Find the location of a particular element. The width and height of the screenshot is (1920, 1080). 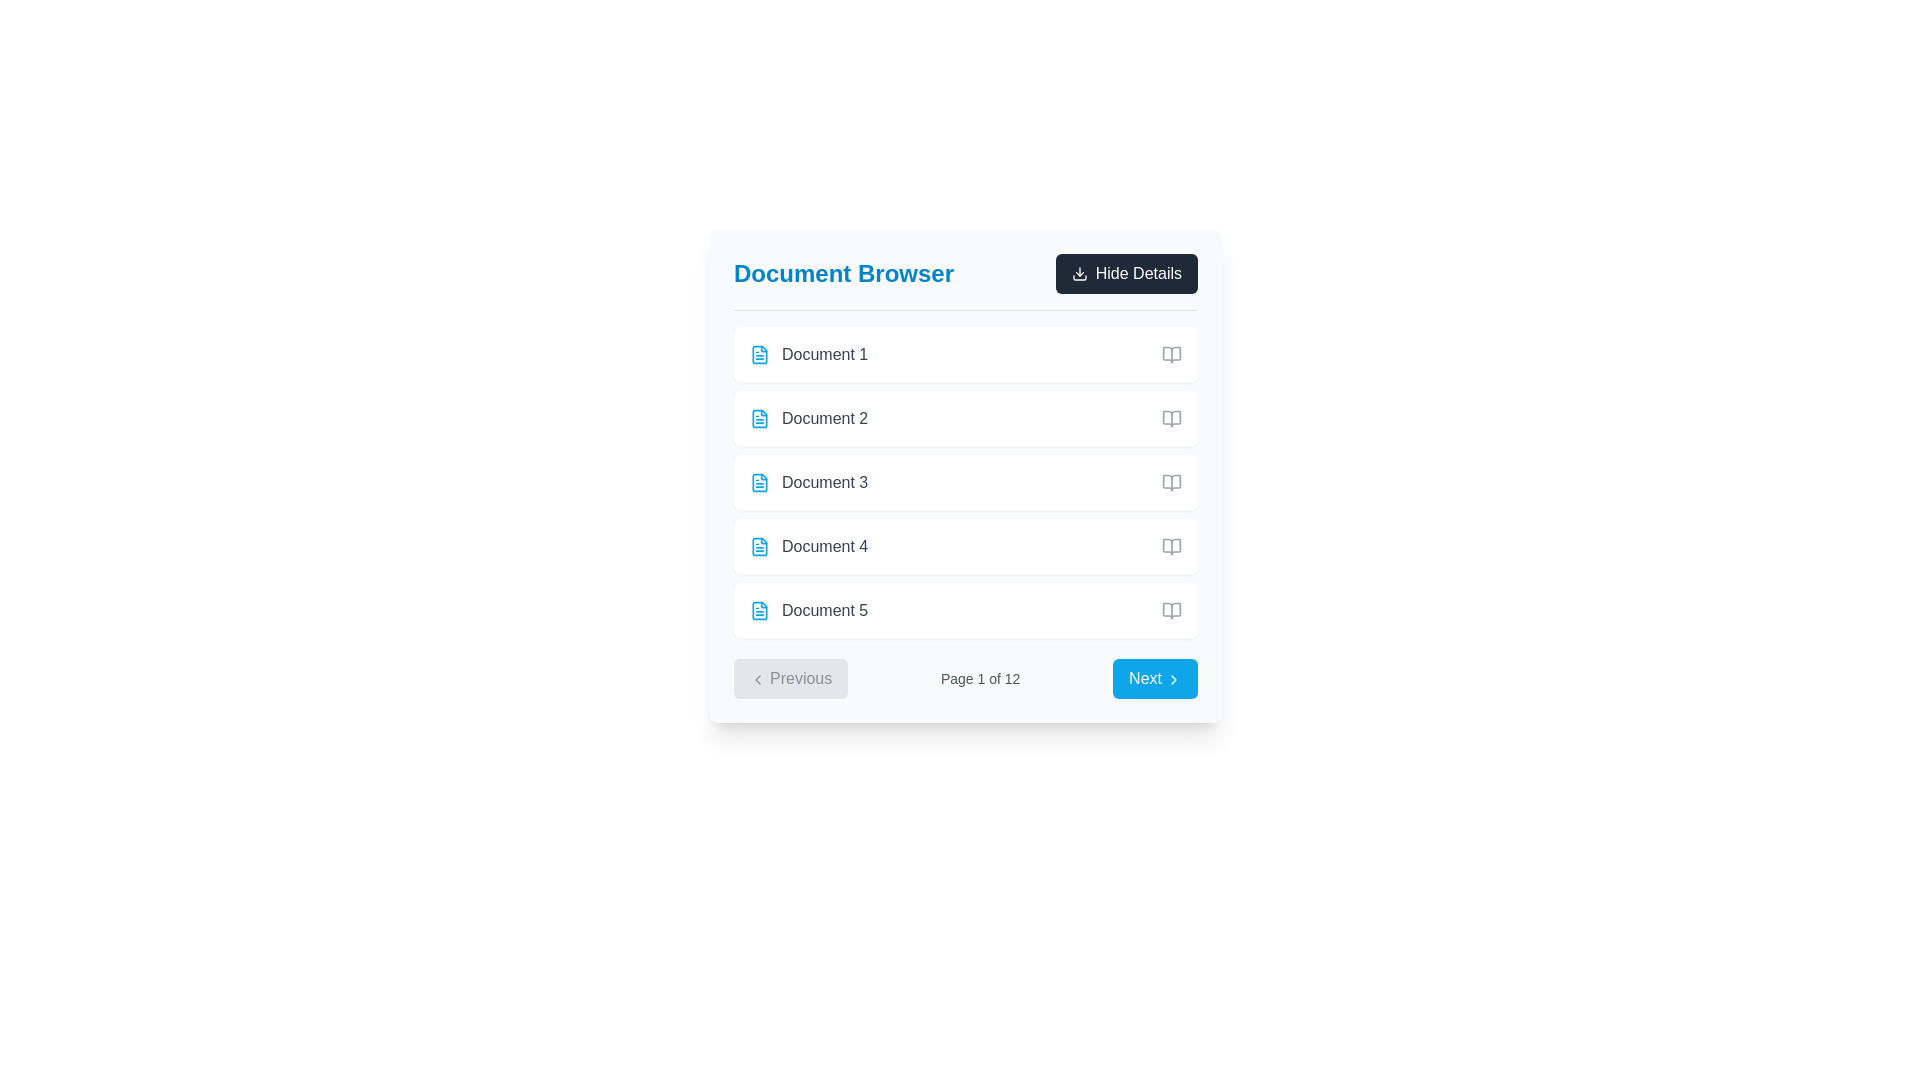

the open book icon located on the right end of the row labeled 'Document 5' in the 'Document Browser' interface is located at coordinates (1171, 609).